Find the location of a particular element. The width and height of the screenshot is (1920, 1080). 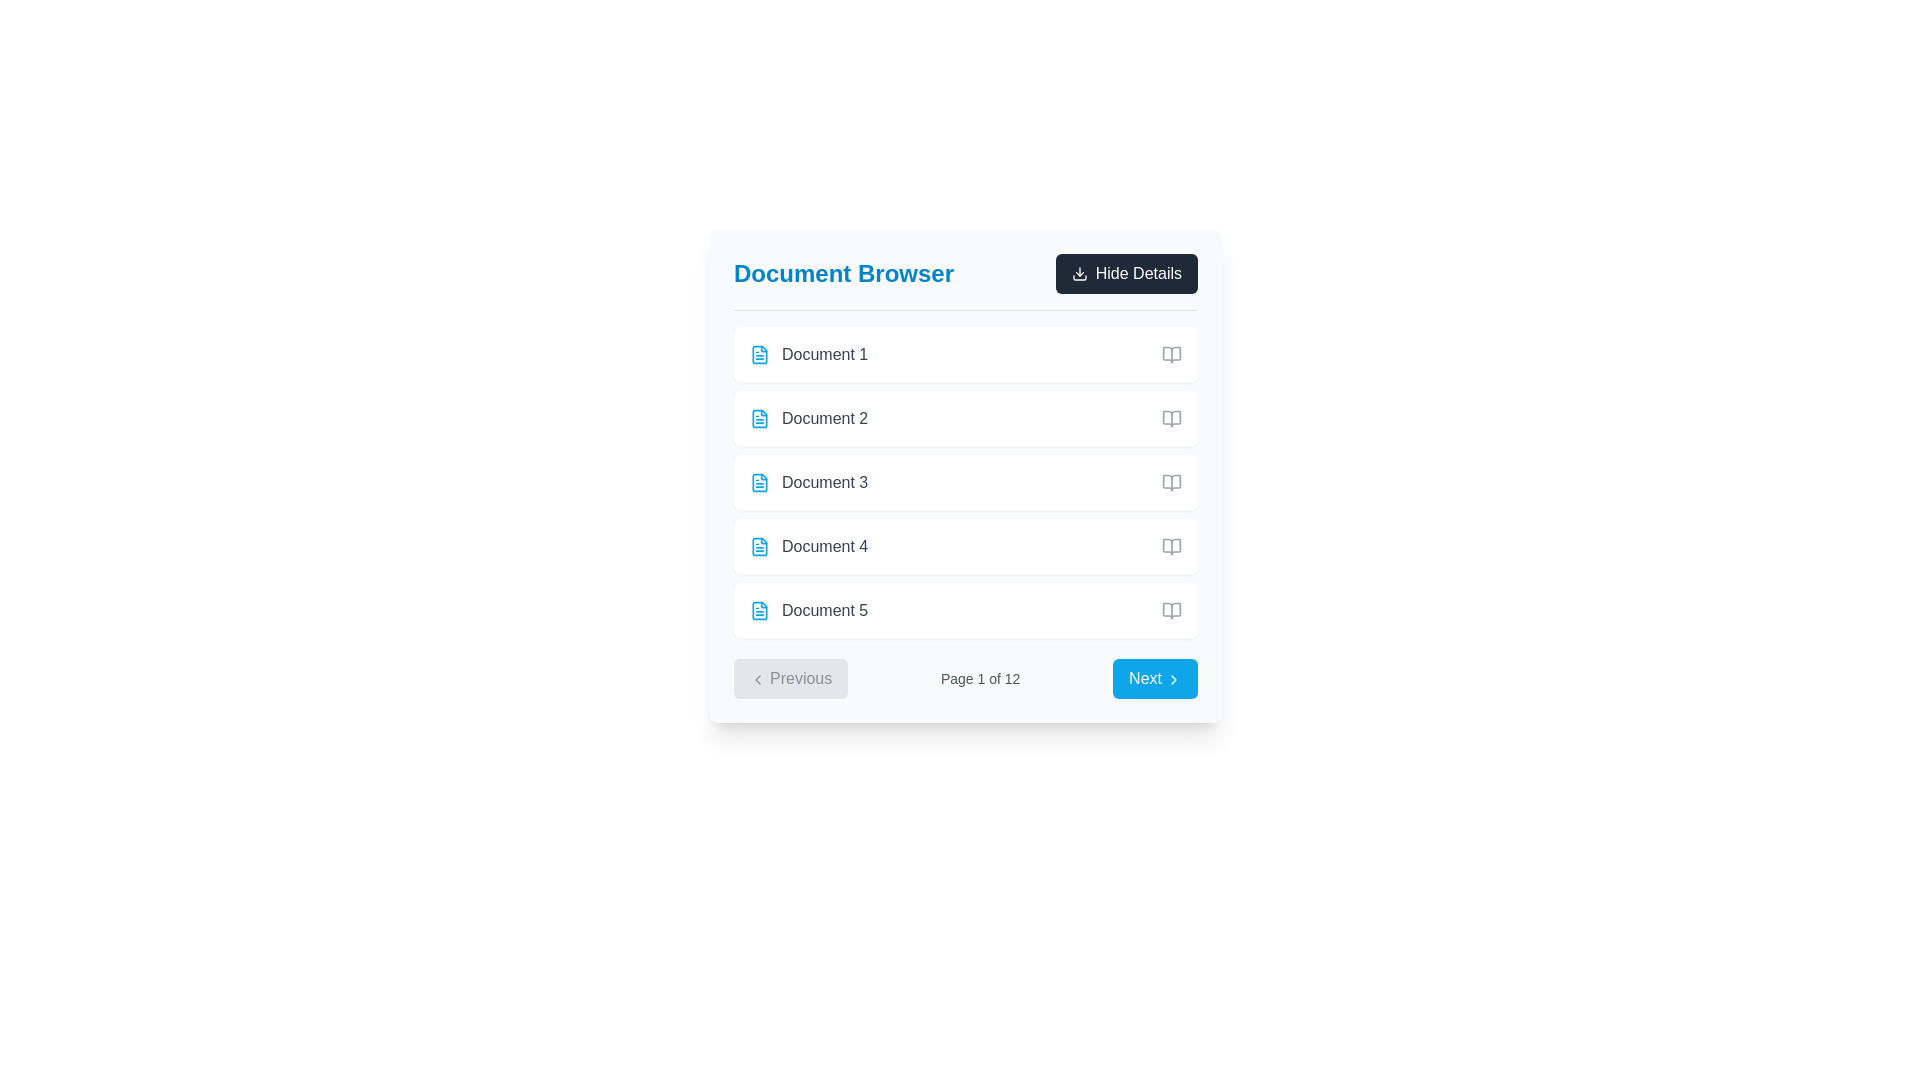

the open book icon located on the right end of the row labeled 'Document 5' in the 'Document Browser' interface is located at coordinates (1171, 609).